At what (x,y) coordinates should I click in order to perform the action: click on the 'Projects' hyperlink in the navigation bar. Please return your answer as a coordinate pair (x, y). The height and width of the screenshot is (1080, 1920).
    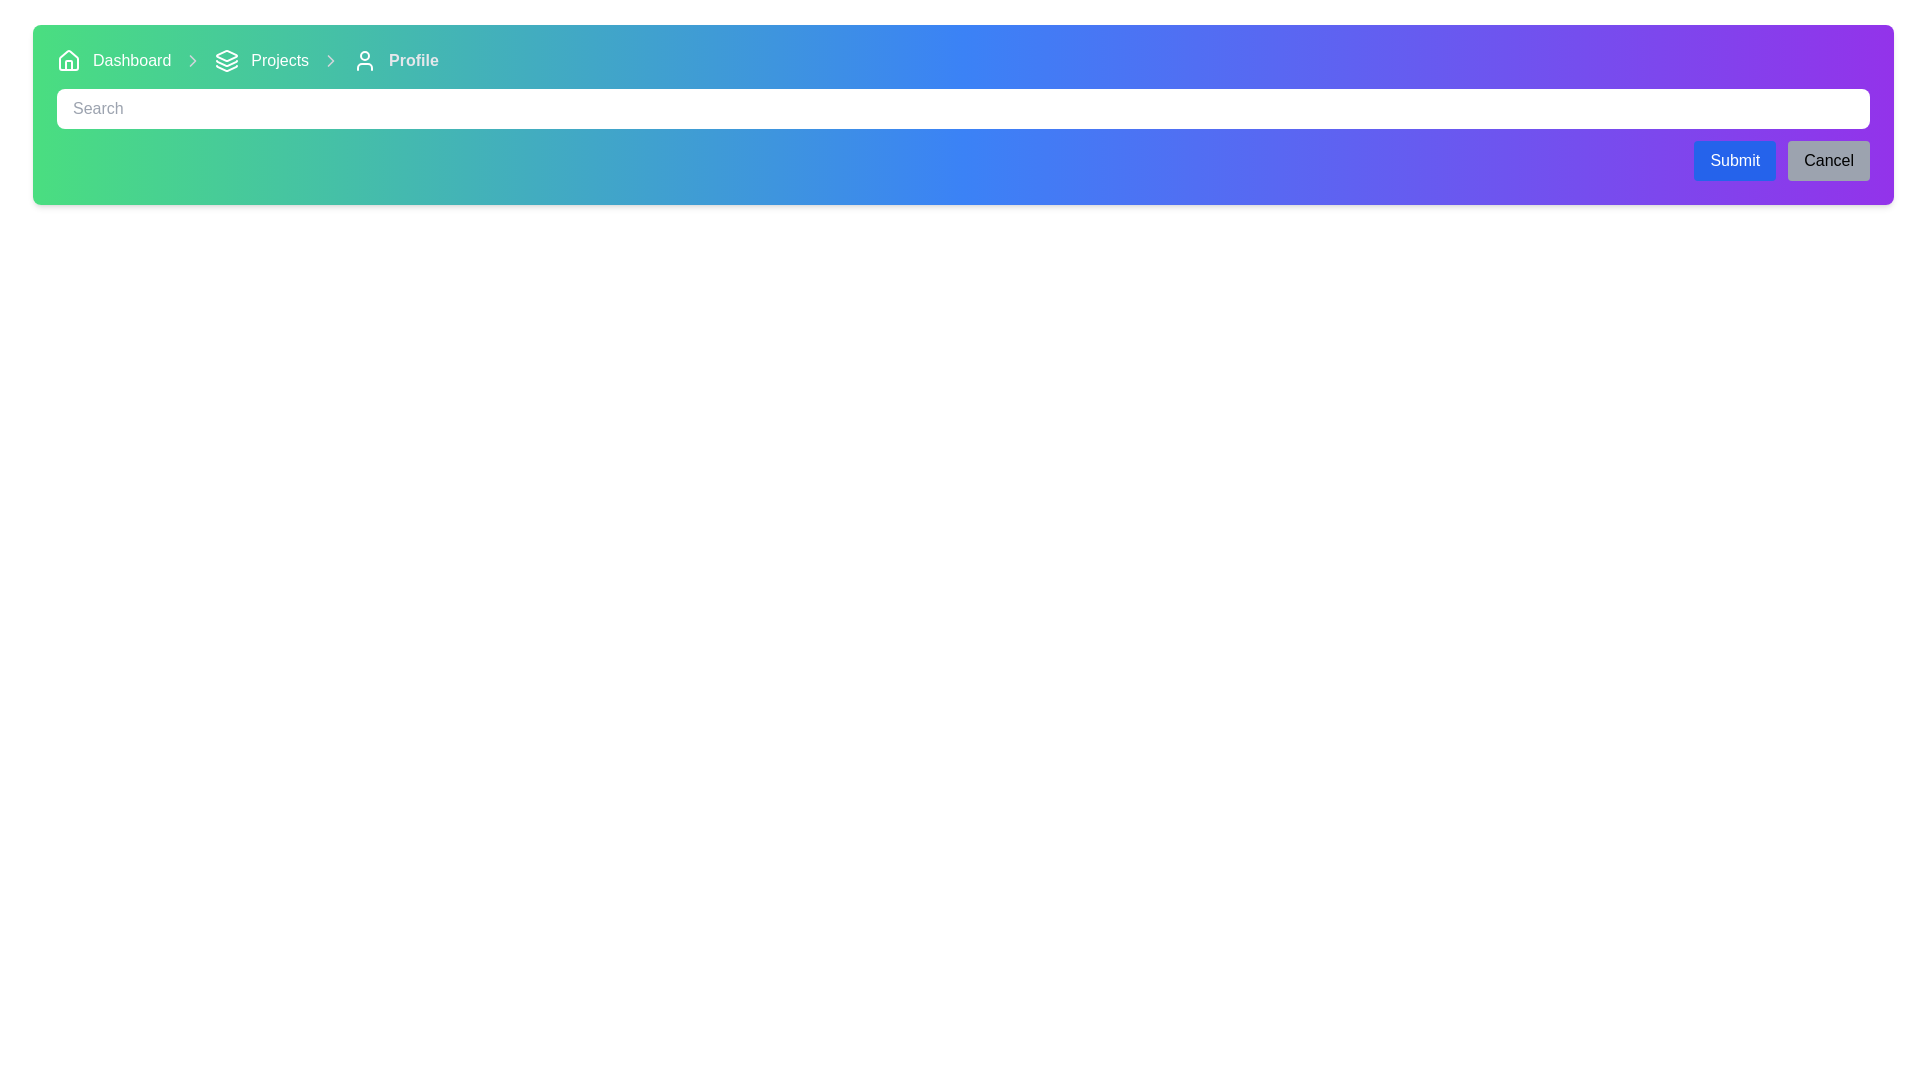
    Looking at the image, I should click on (279, 60).